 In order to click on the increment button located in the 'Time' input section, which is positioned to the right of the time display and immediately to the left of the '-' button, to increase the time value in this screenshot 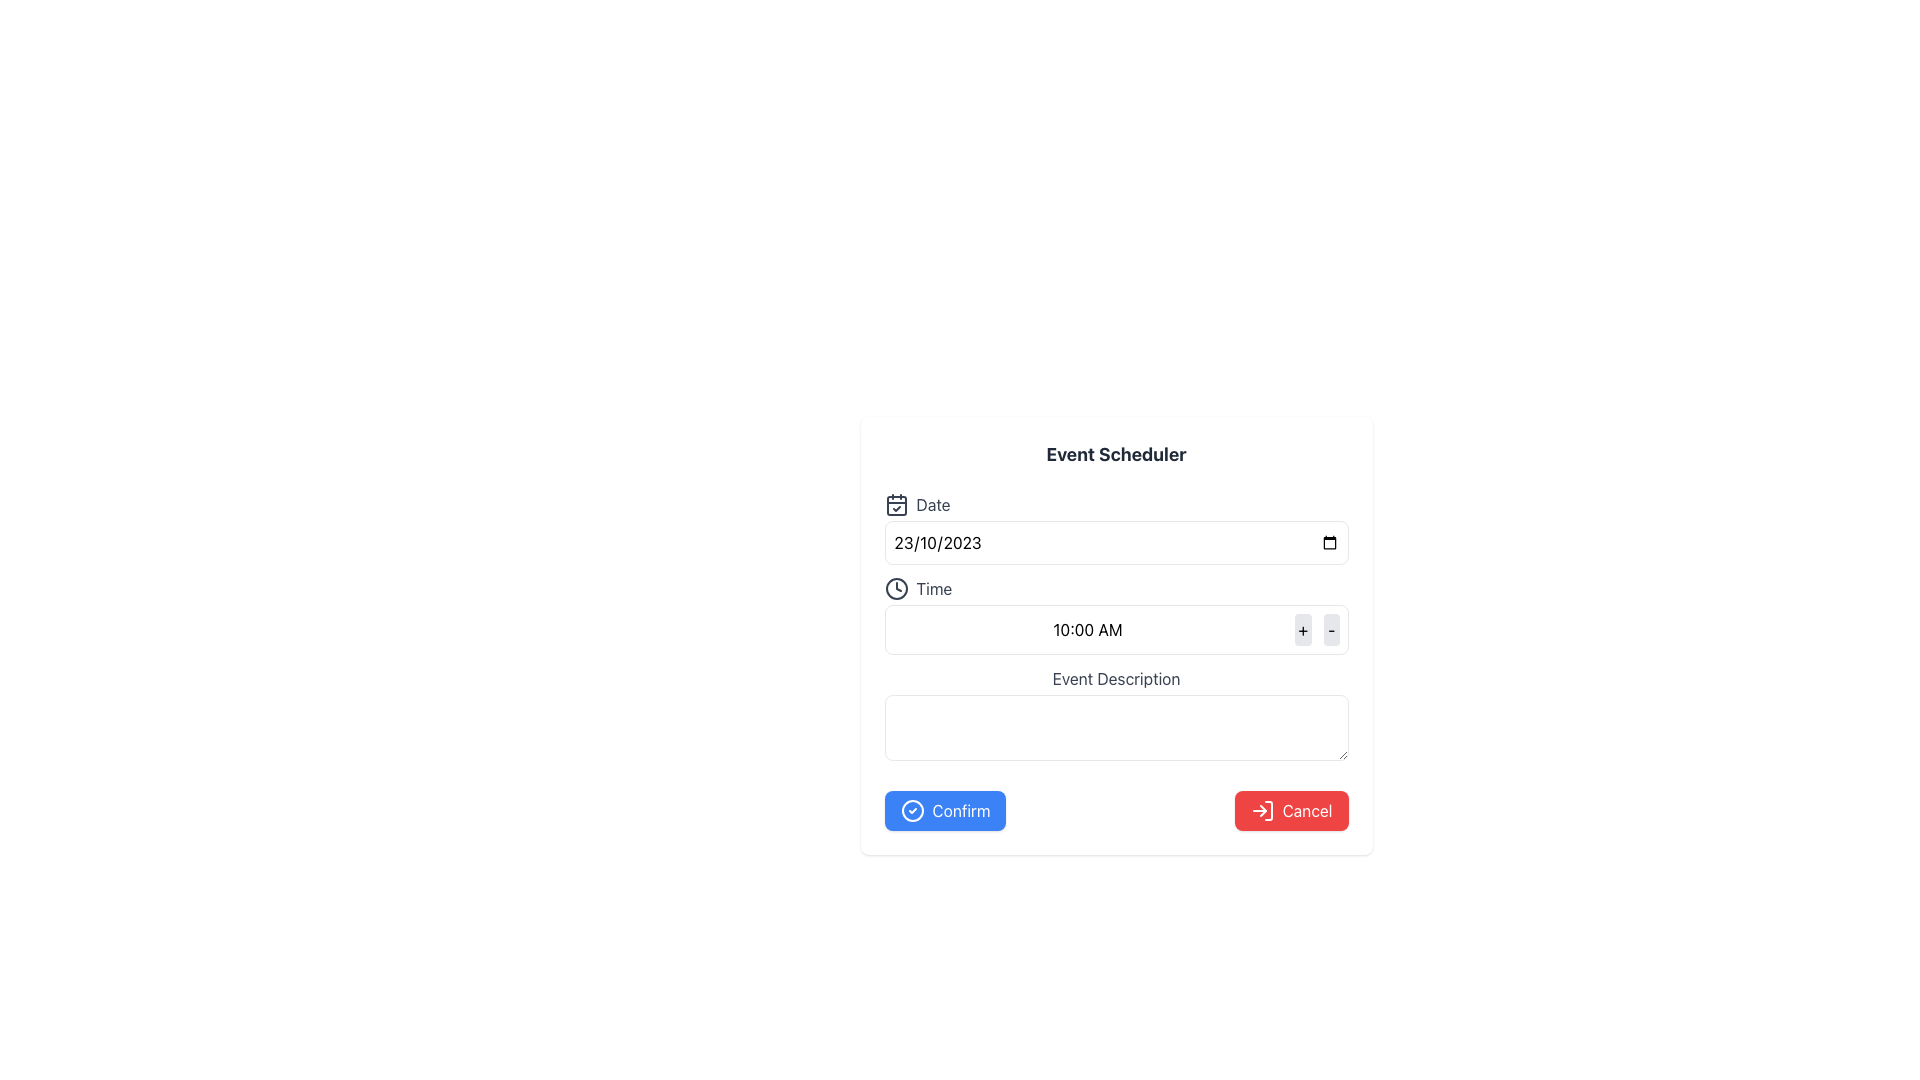, I will do `click(1303, 628)`.